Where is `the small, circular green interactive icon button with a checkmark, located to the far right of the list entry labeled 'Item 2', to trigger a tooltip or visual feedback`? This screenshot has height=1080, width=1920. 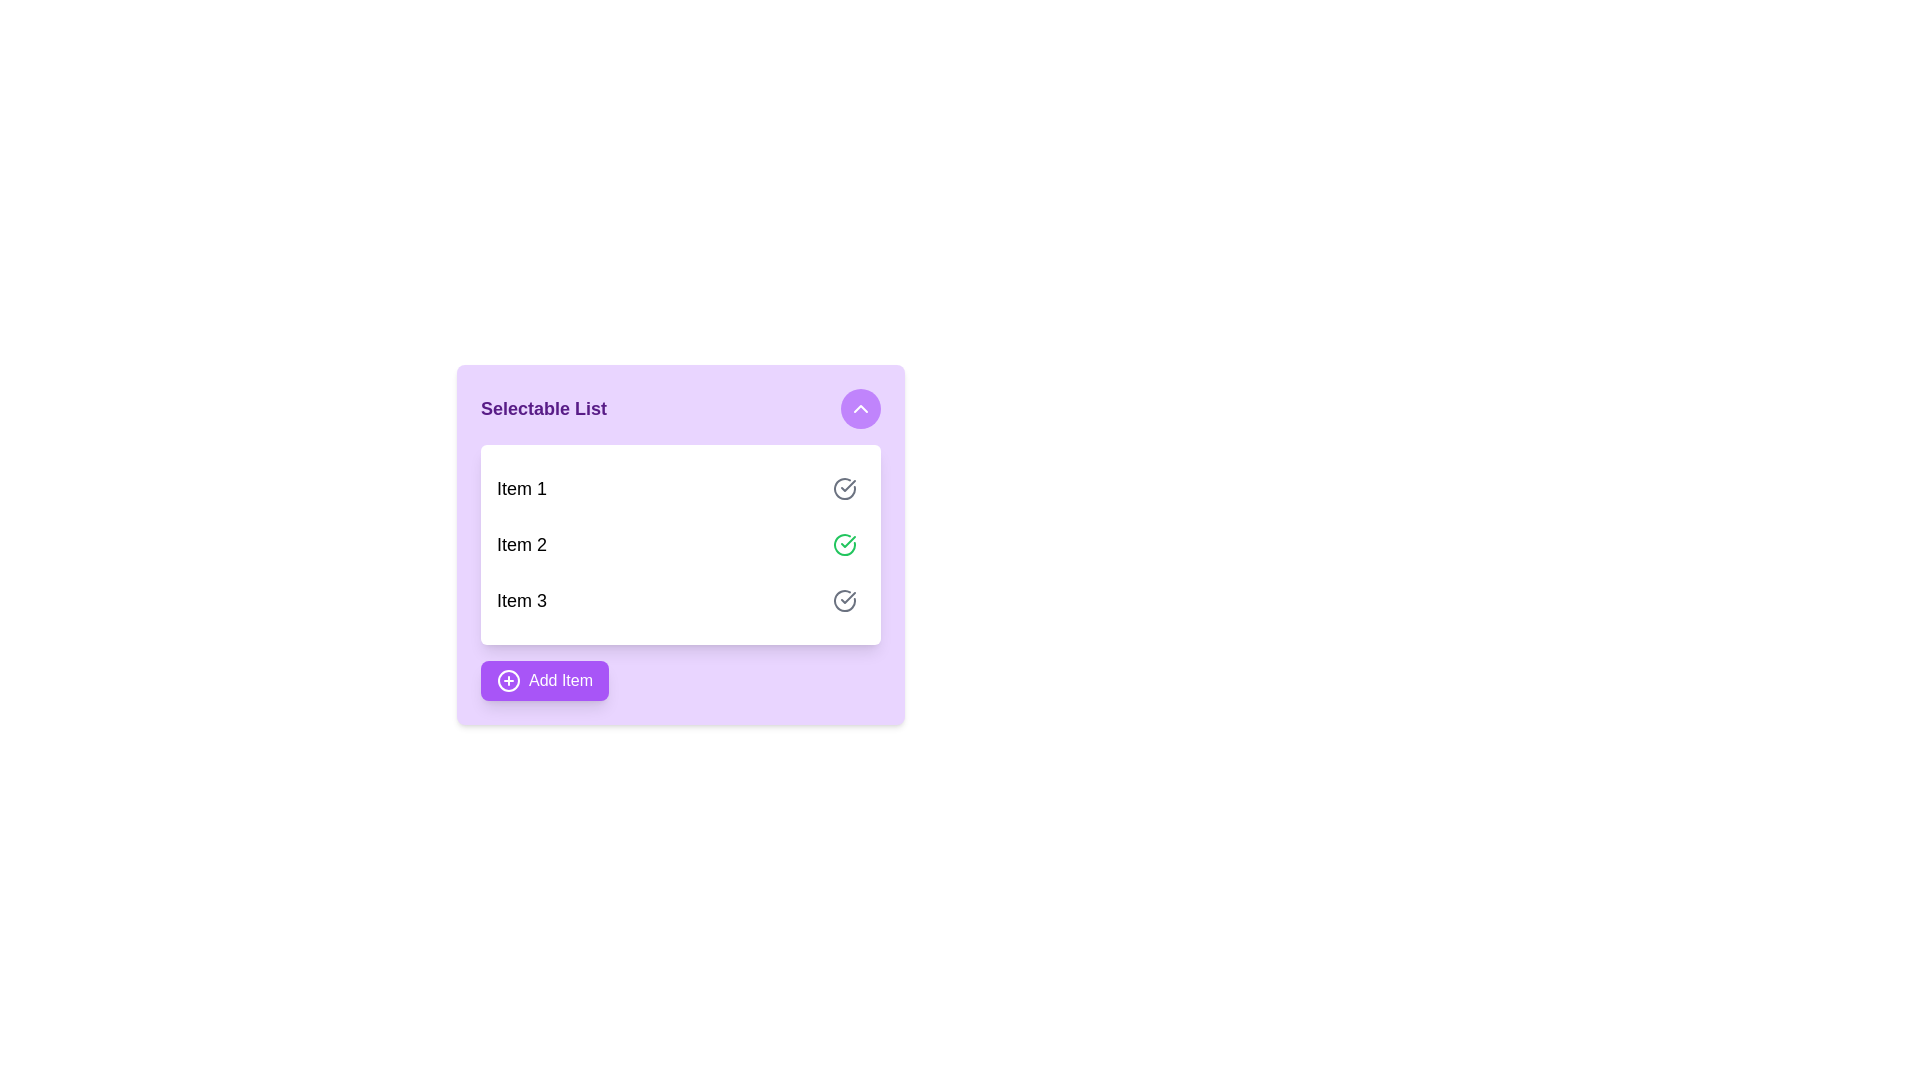
the small, circular green interactive icon button with a checkmark, located to the far right of the list entry labeled 'Item 2', to trigger a tooltip or visual feedback is located at coordinates (844, 544).